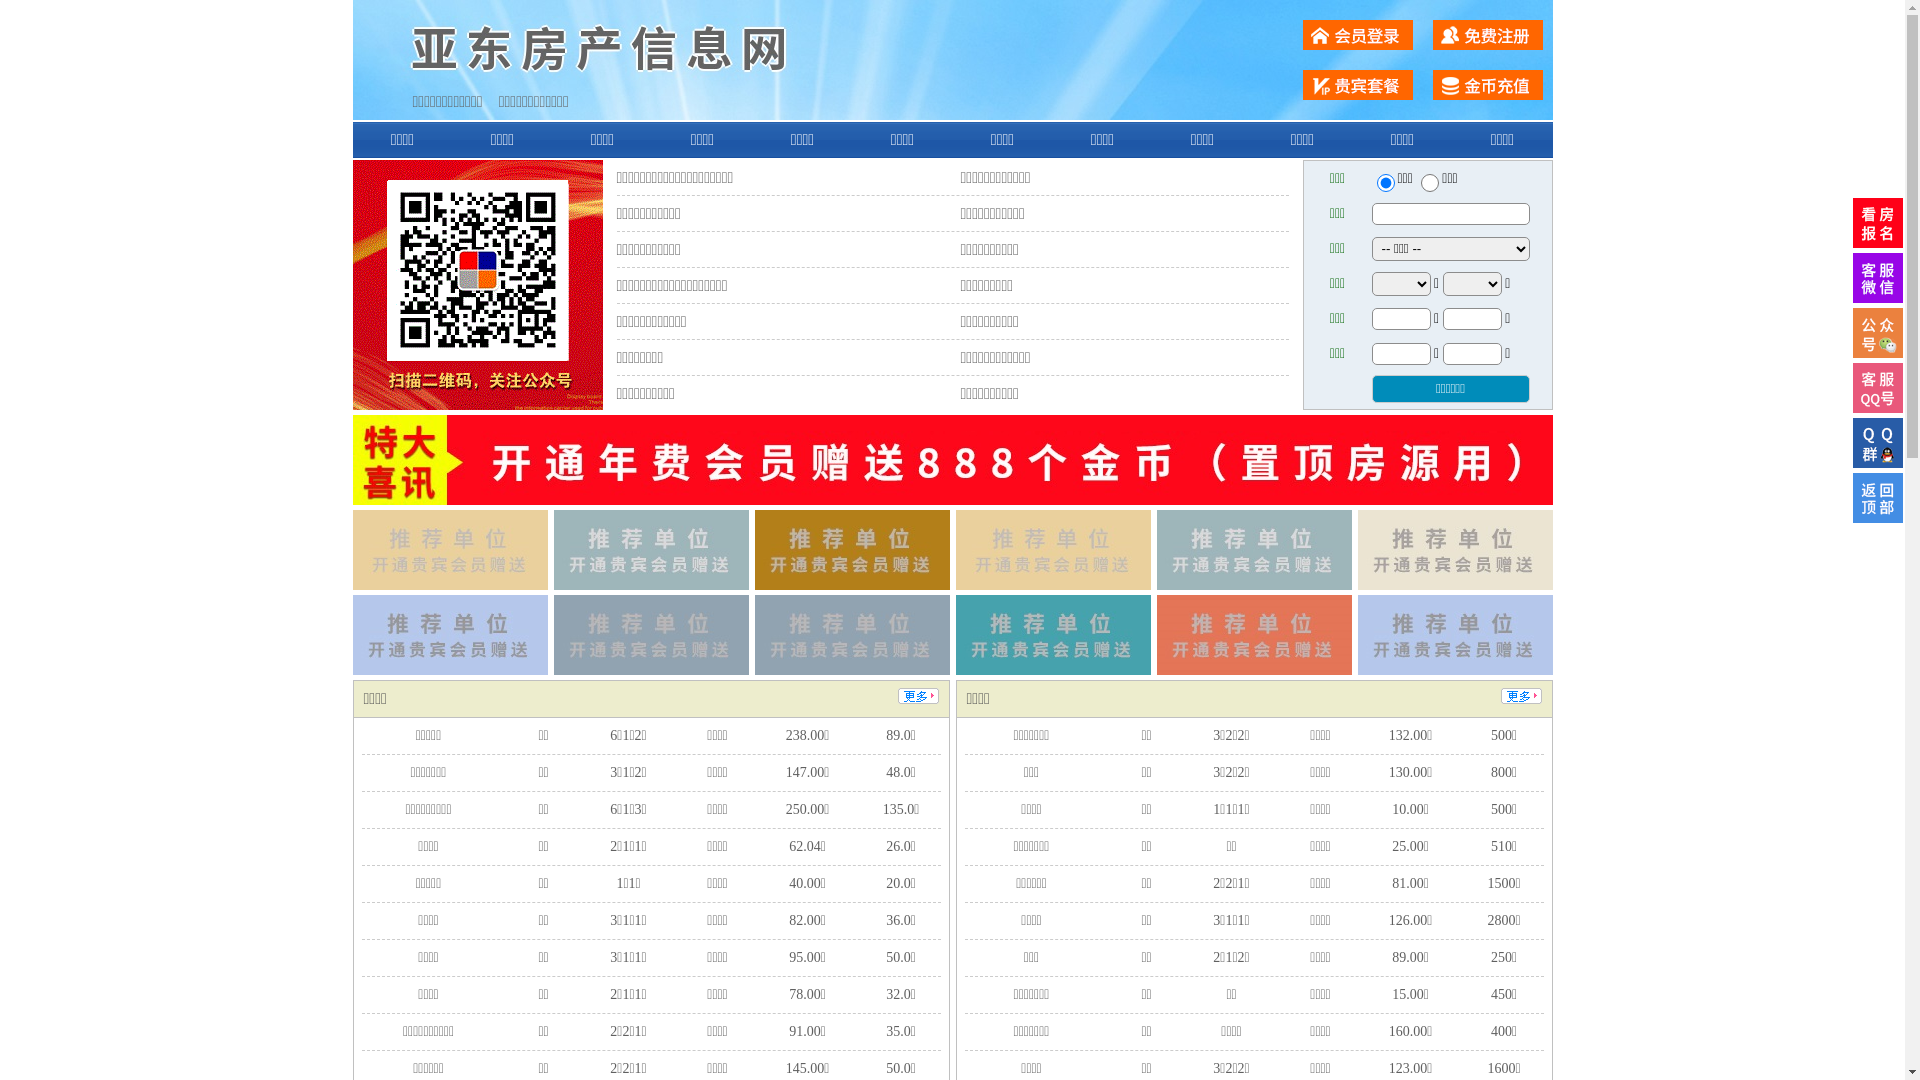 This screenshot has width=1920, height=1080. What do you see at coordinates (1429, 182) in the screenshot?
I see `'chuzu'` at bounding box center [1429, 182].